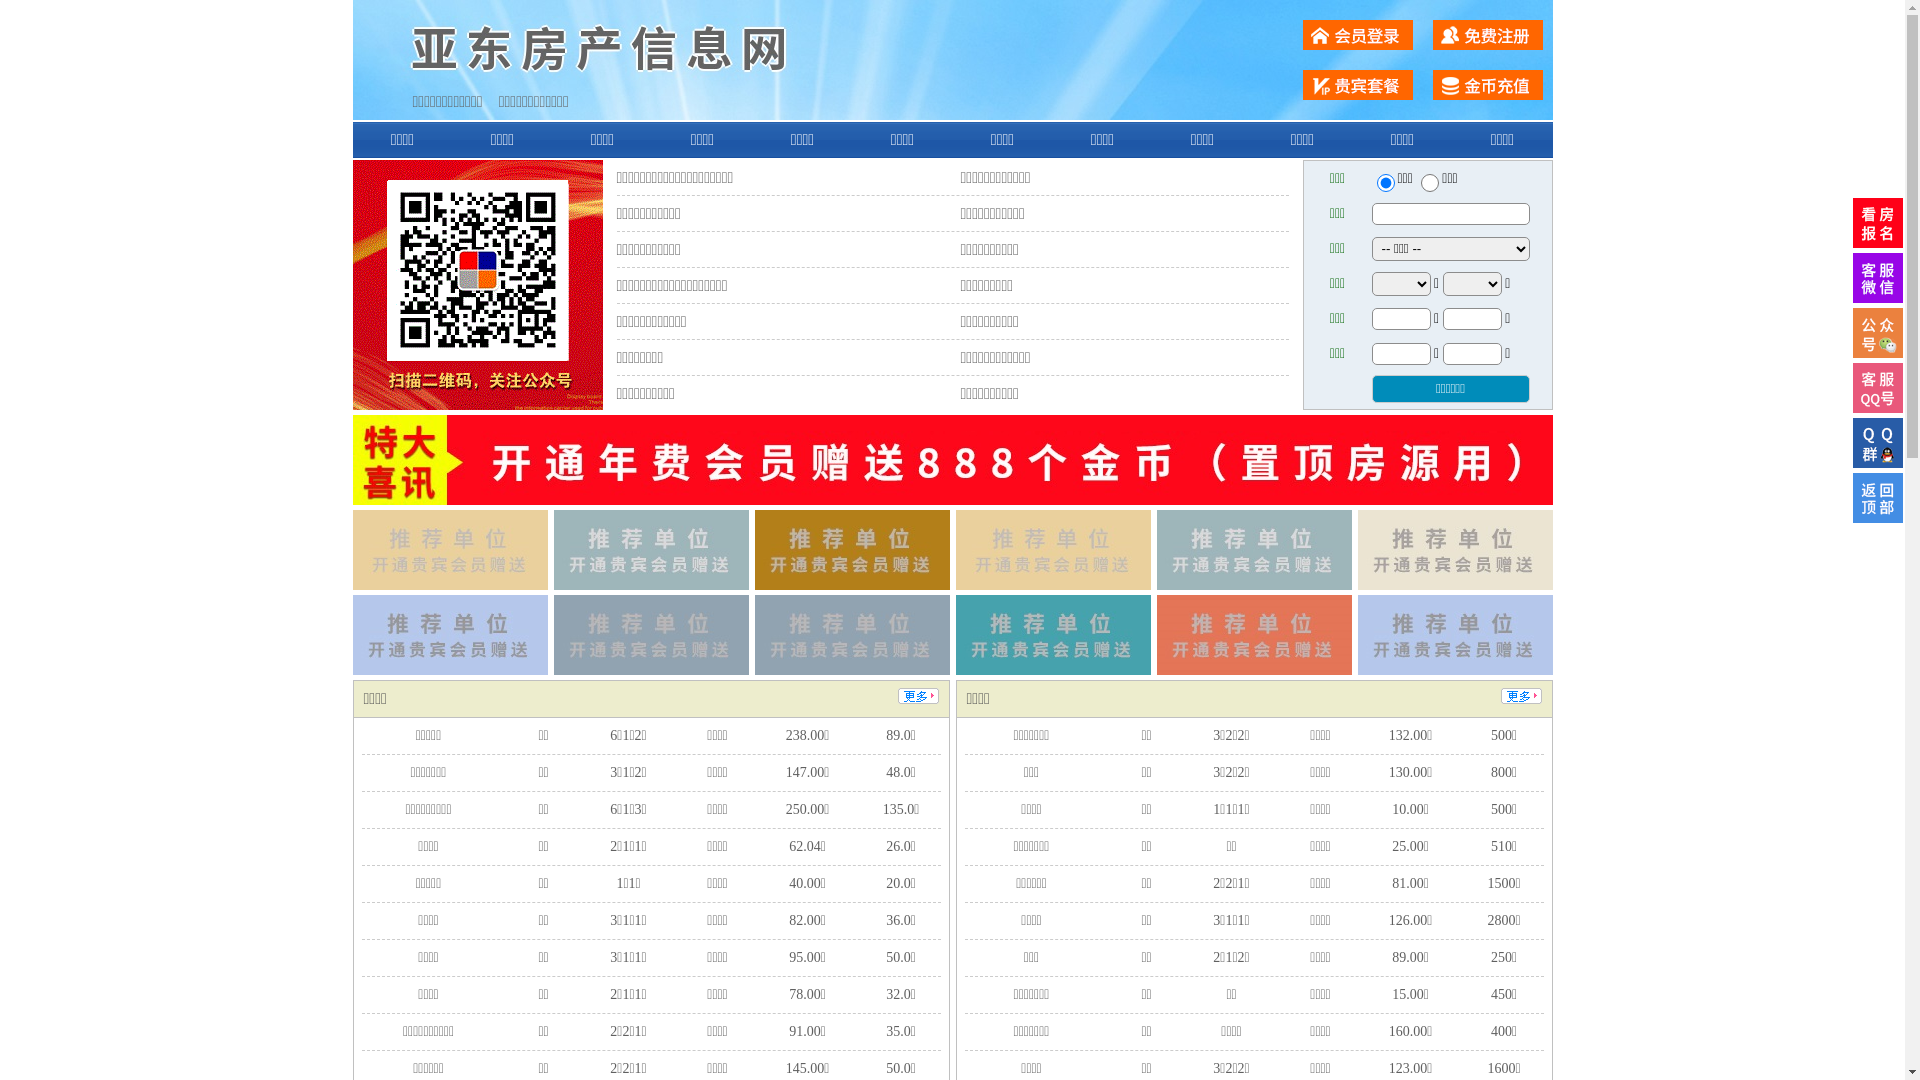 This screenshot has width=1920, height=1080. What do you see at coordinates (1429, 182) in the screenshot?
I see `'chuzu'` at bounding box center [1429, 182].